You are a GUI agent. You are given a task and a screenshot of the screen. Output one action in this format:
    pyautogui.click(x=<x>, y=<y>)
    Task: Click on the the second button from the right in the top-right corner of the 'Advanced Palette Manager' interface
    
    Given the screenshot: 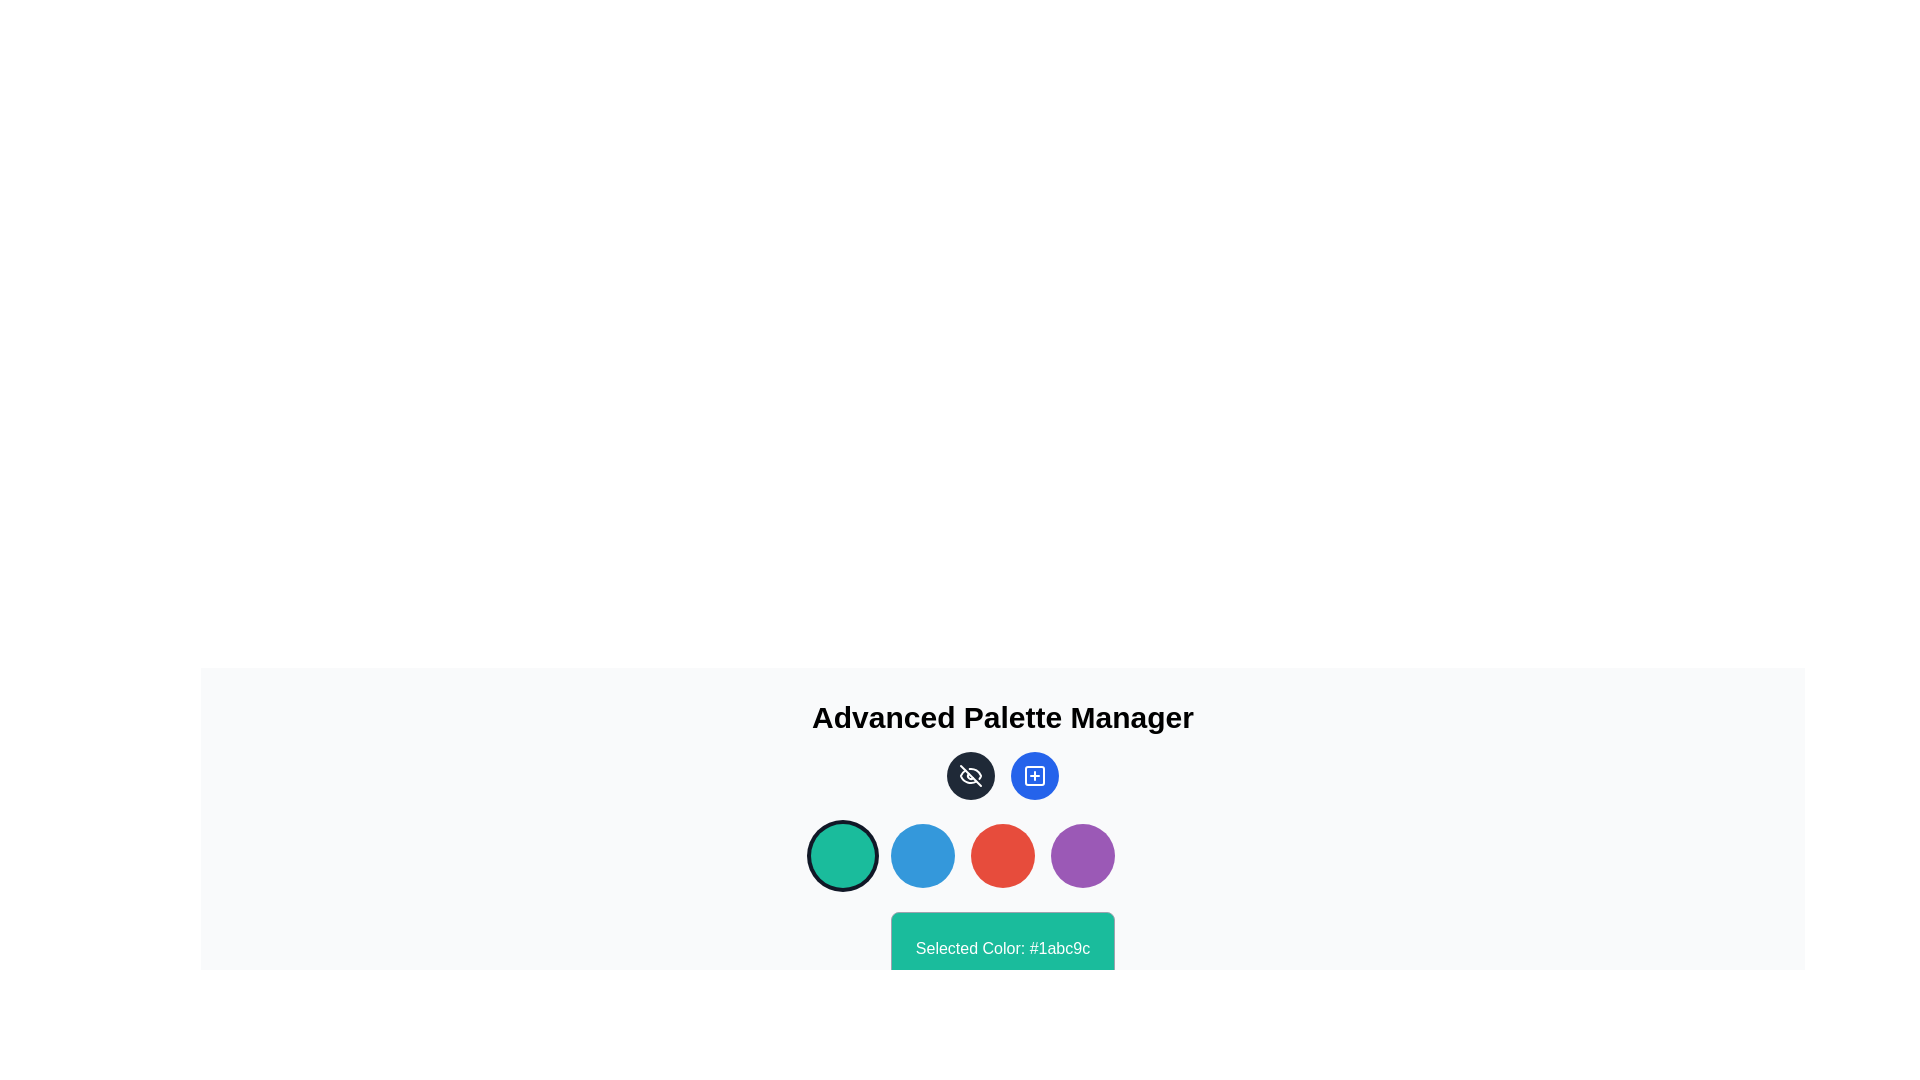 What is the action you would take?
    pyautogui.click(x=1035, y=774)
    